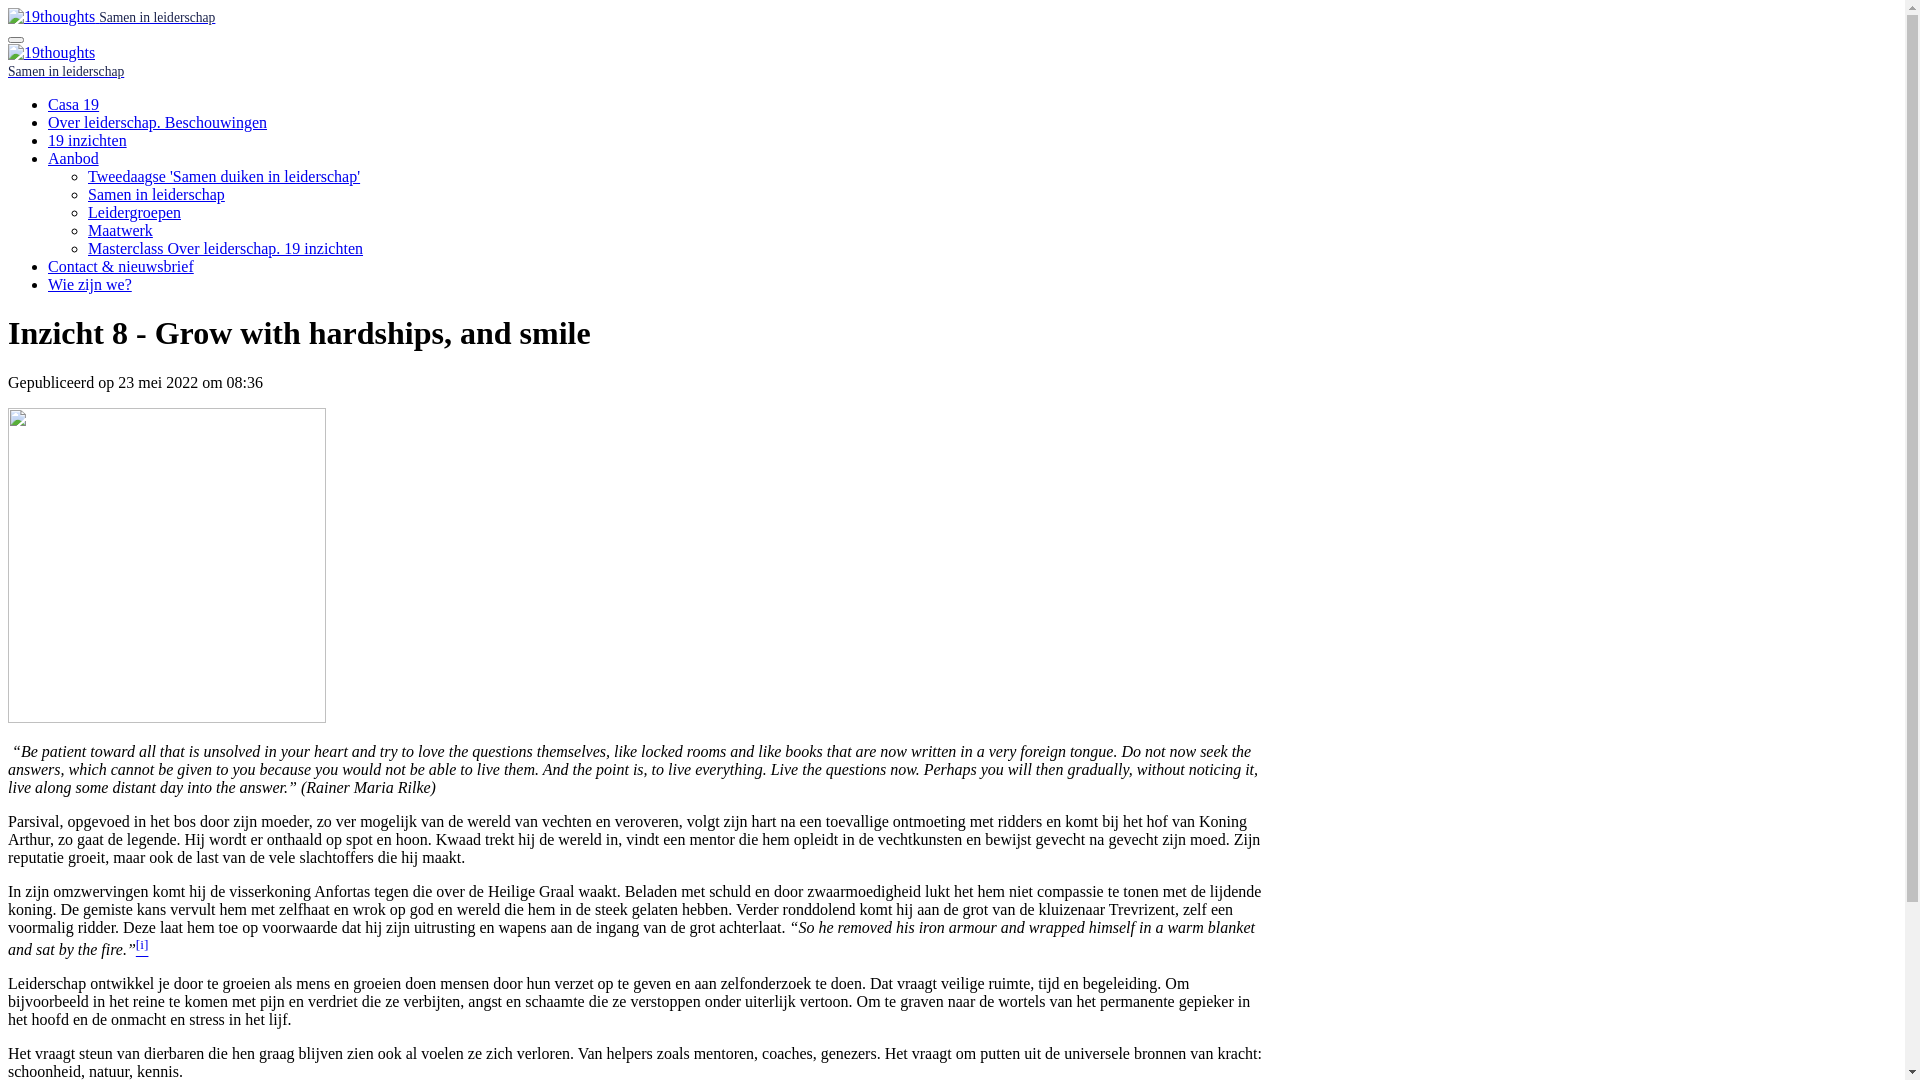 Image resolution: width=1920 pixels, height=1080 pixels. What do you see at coordinates (89, 284) in the screenshot?
I see `'Wie zijn we?'` at bounding box center [89, 284].